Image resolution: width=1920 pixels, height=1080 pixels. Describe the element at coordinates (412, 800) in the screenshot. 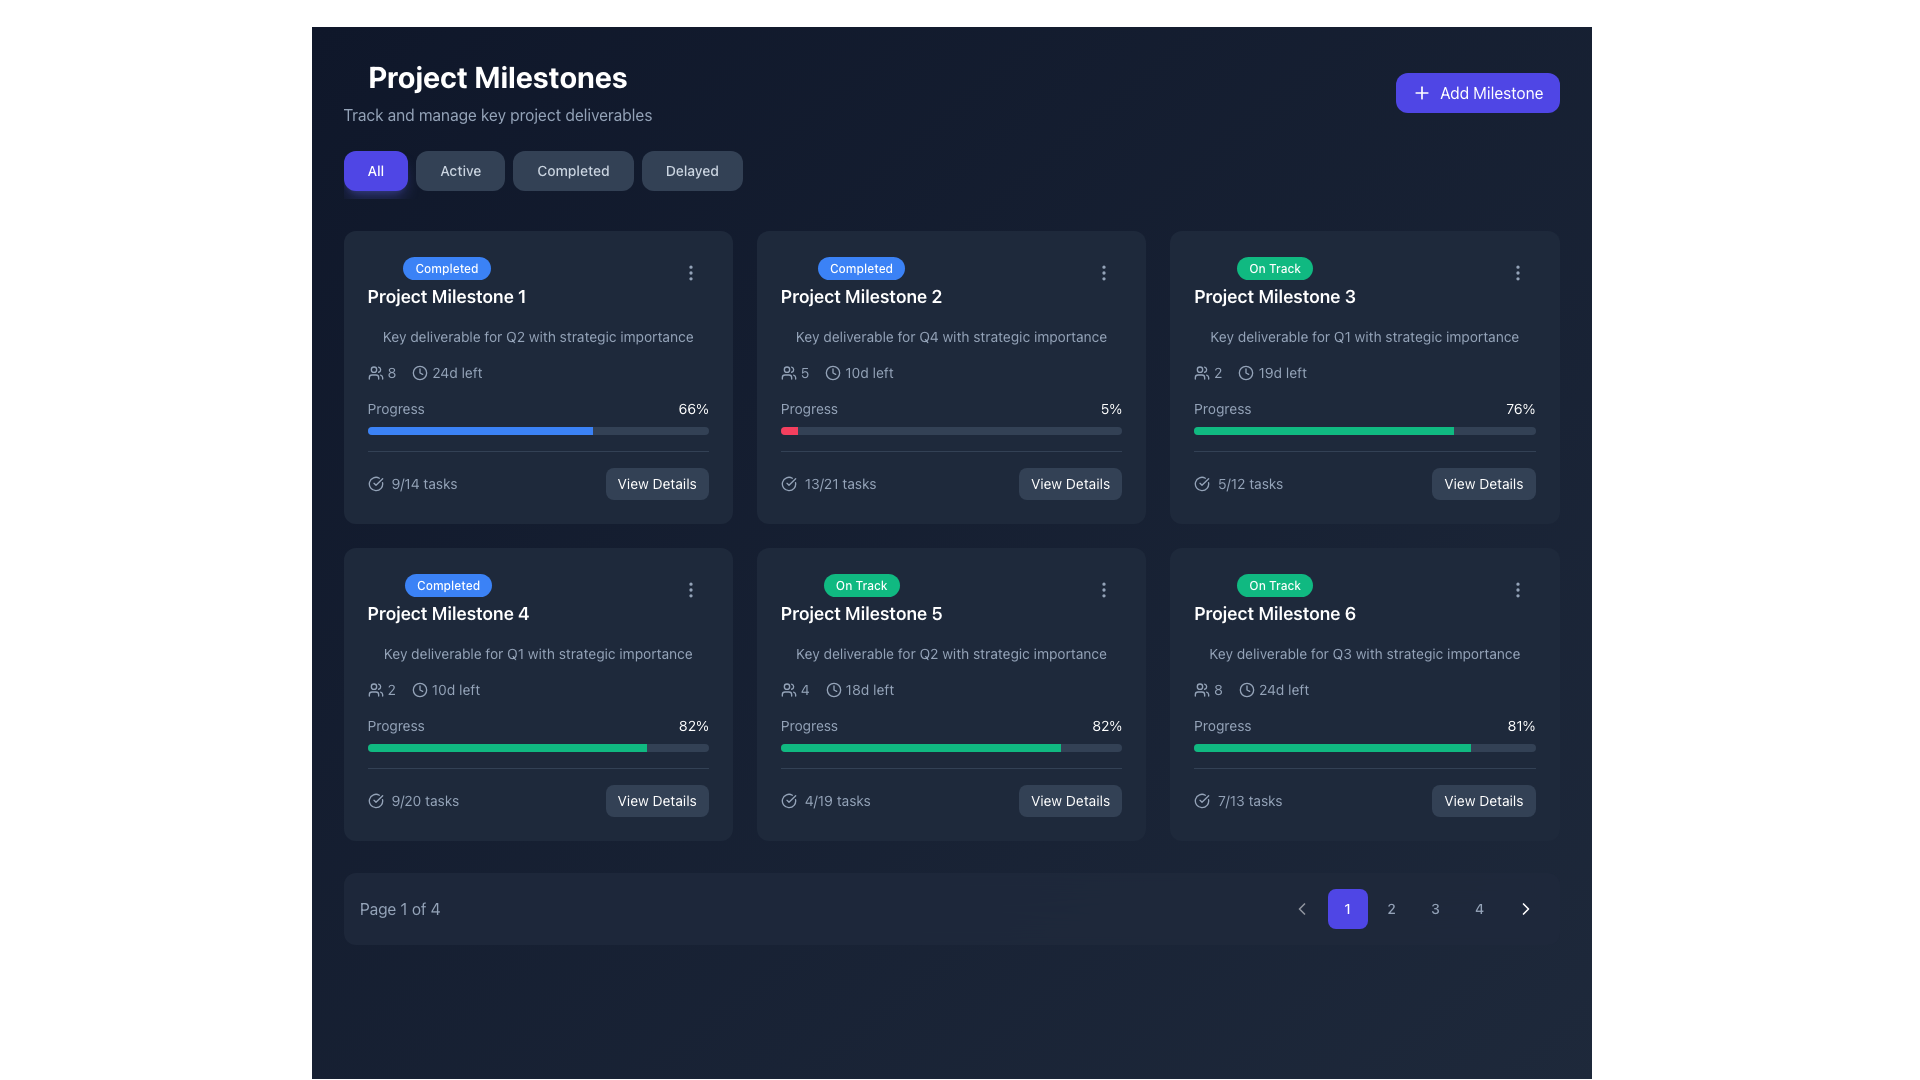

I see `the text '9/20 tasks' with the accompanying icon located at the bottom left corner of the card labeled 'Project Milestone 4'` at that location.